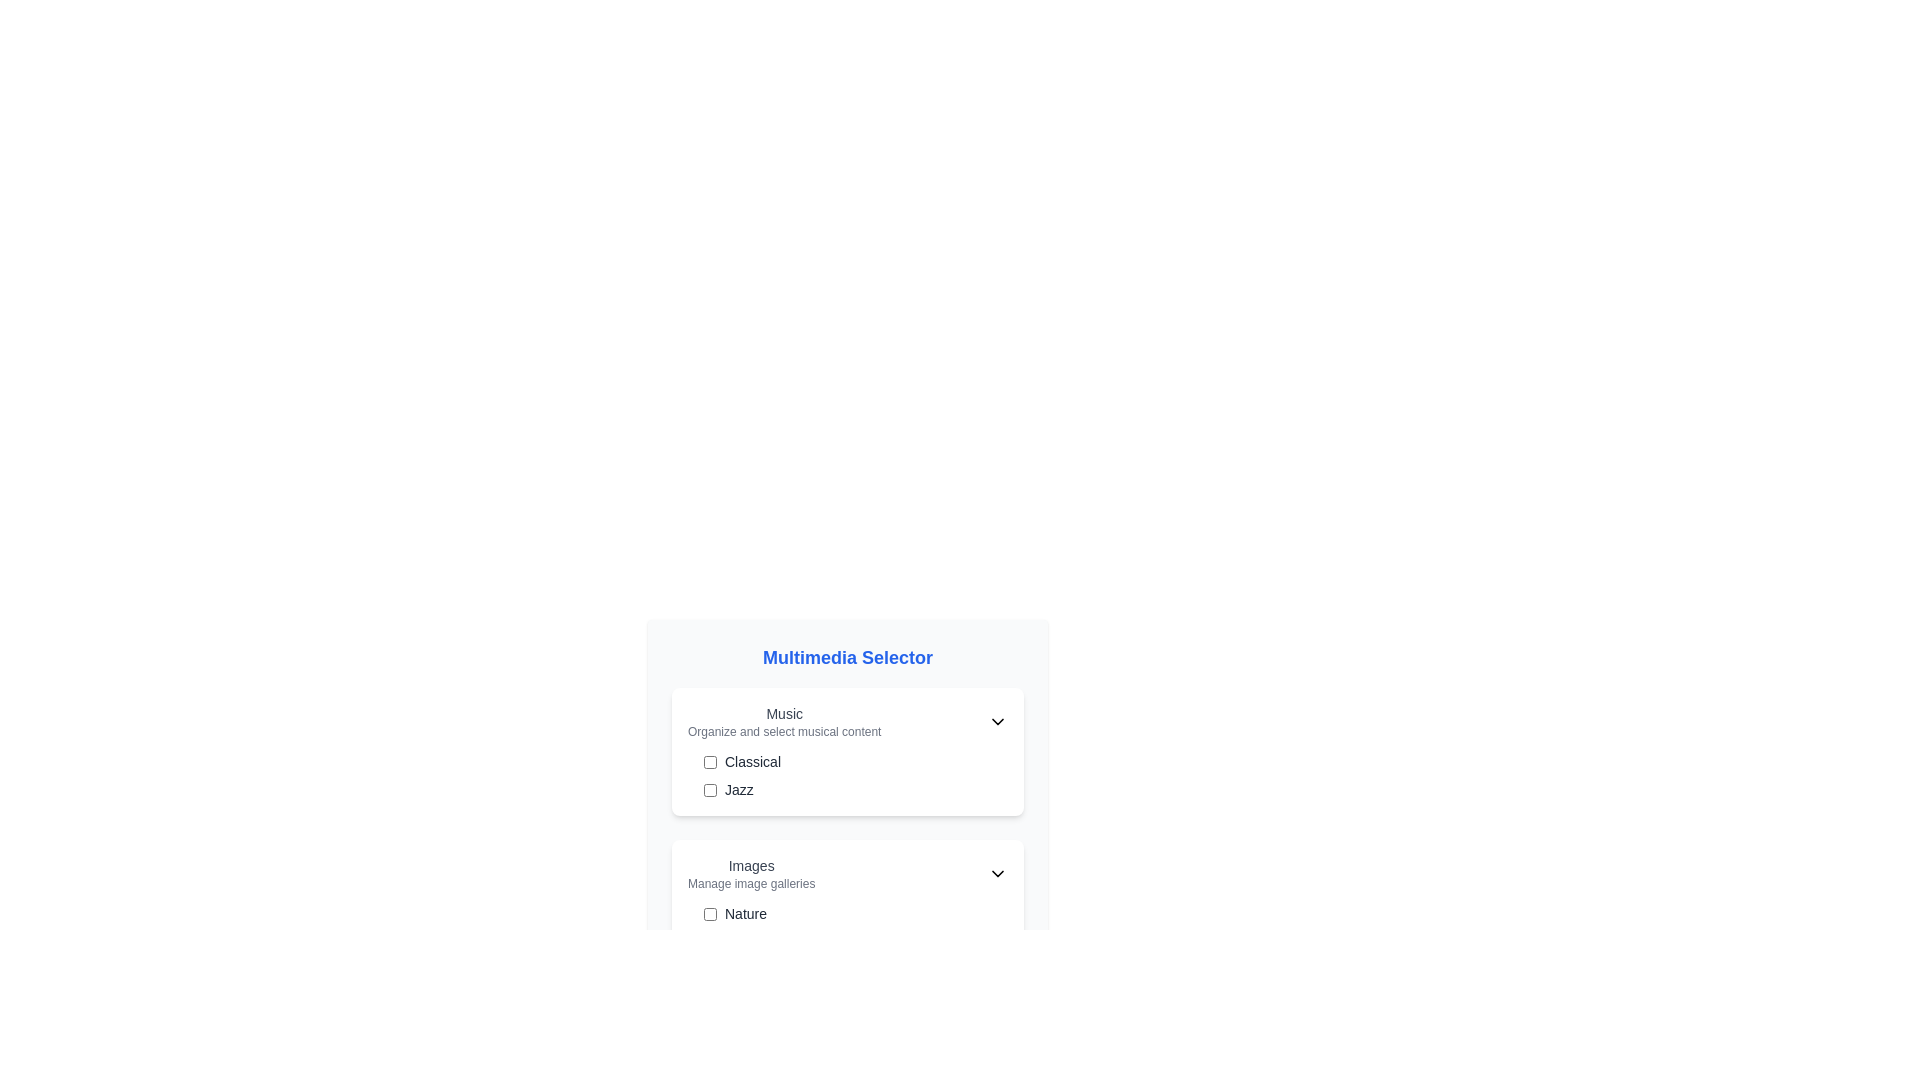  I want to click on the Descriptive Label that provides additional context about the 'Music' section, located under the 'Music' title in the 'Multimedia Selector' panel, so click(783, 732).